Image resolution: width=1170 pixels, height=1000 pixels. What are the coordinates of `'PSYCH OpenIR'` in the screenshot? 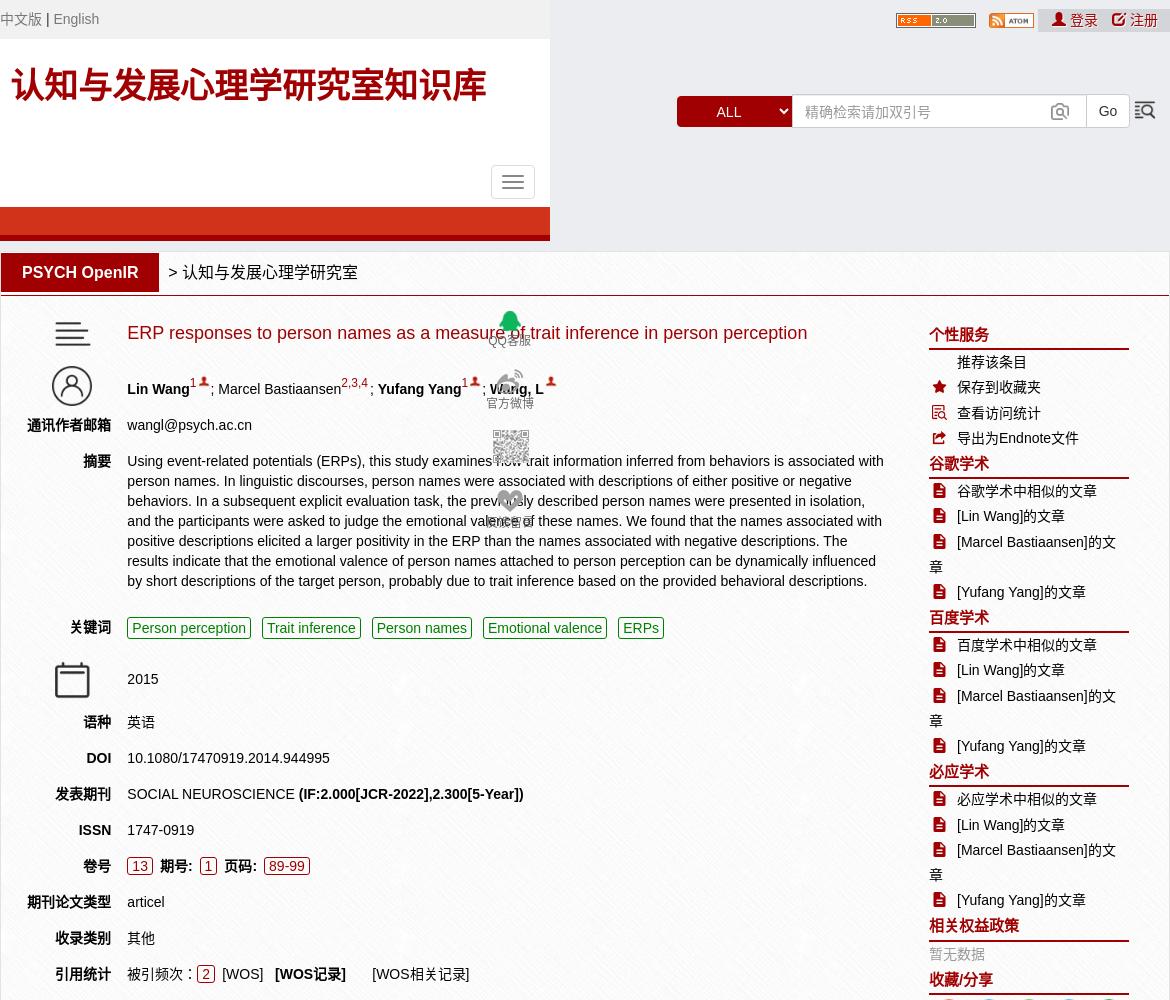 It's located at (21, 272).